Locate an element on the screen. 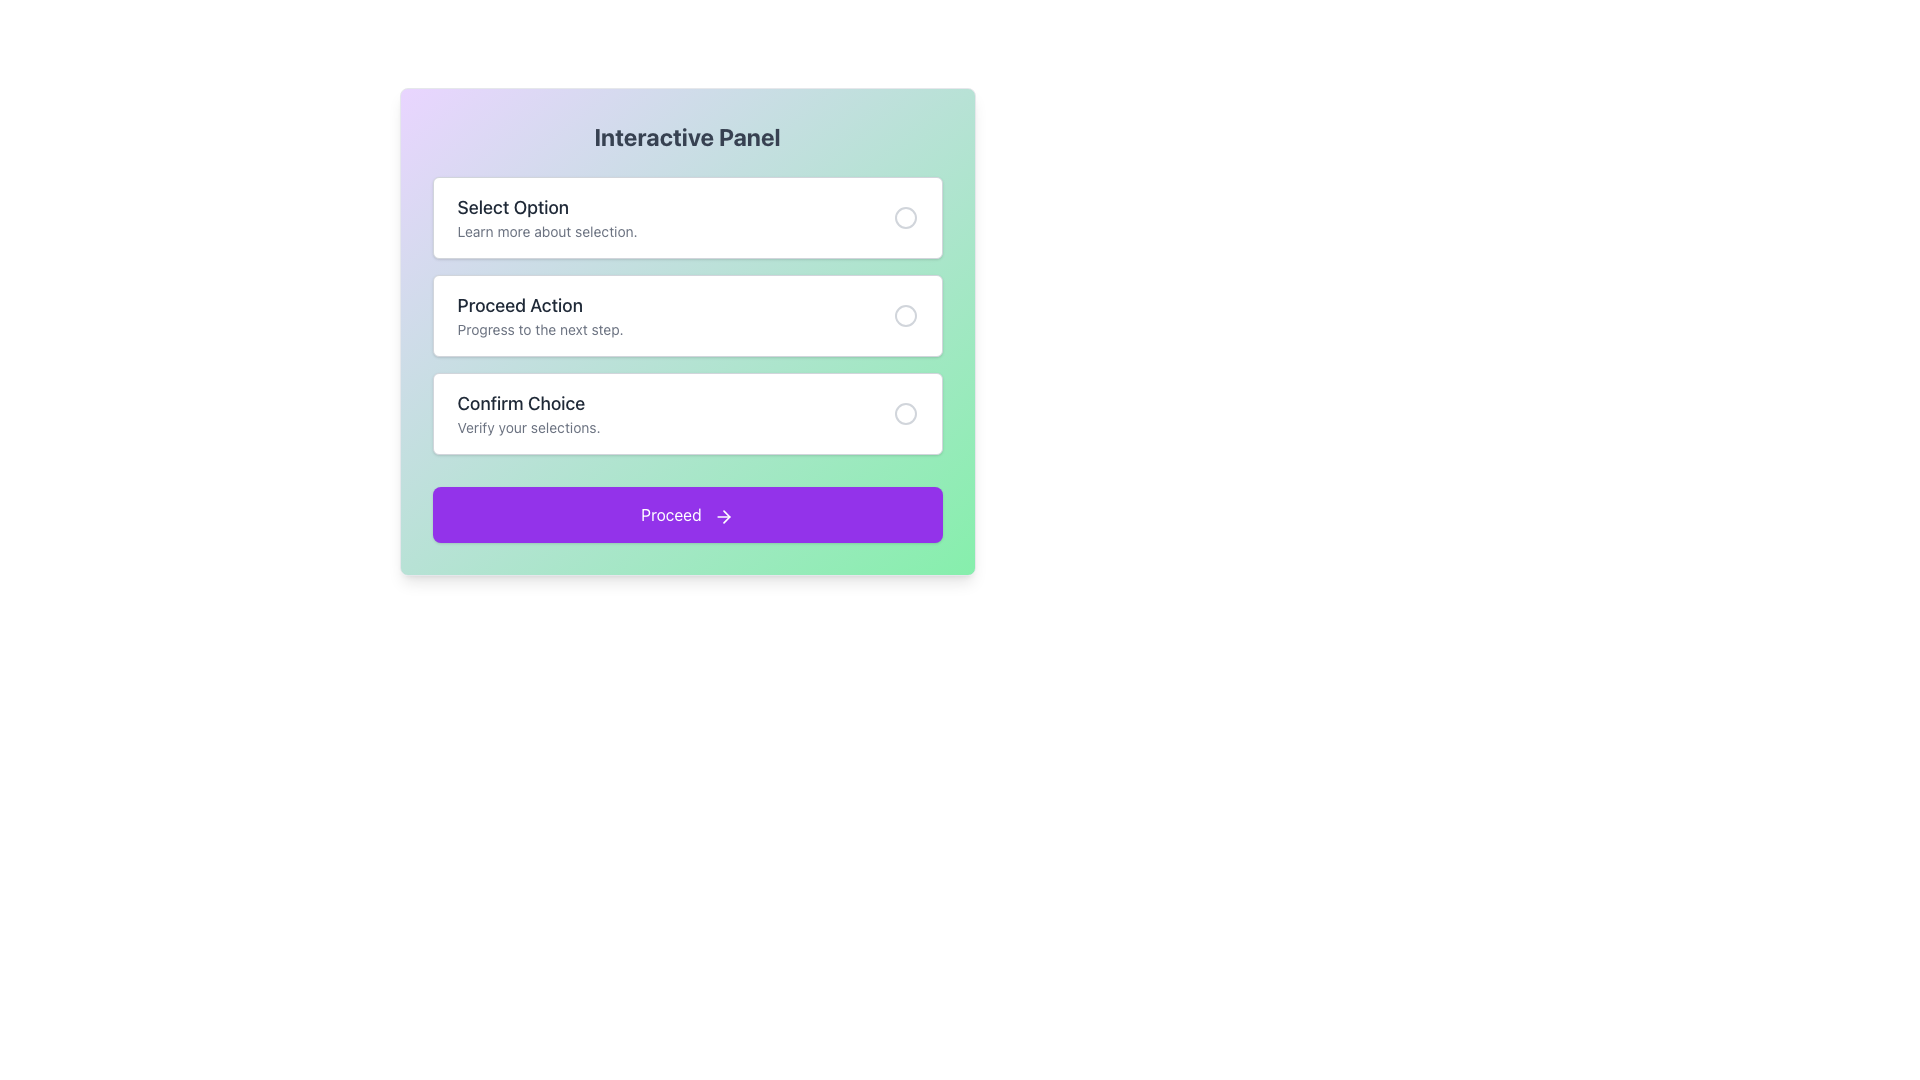 The image size is (1920, 1080). the 'Proceed' button with white text and a purple background located at the bottom of the interactive panel to proceed is located at coordinates (687, 514).